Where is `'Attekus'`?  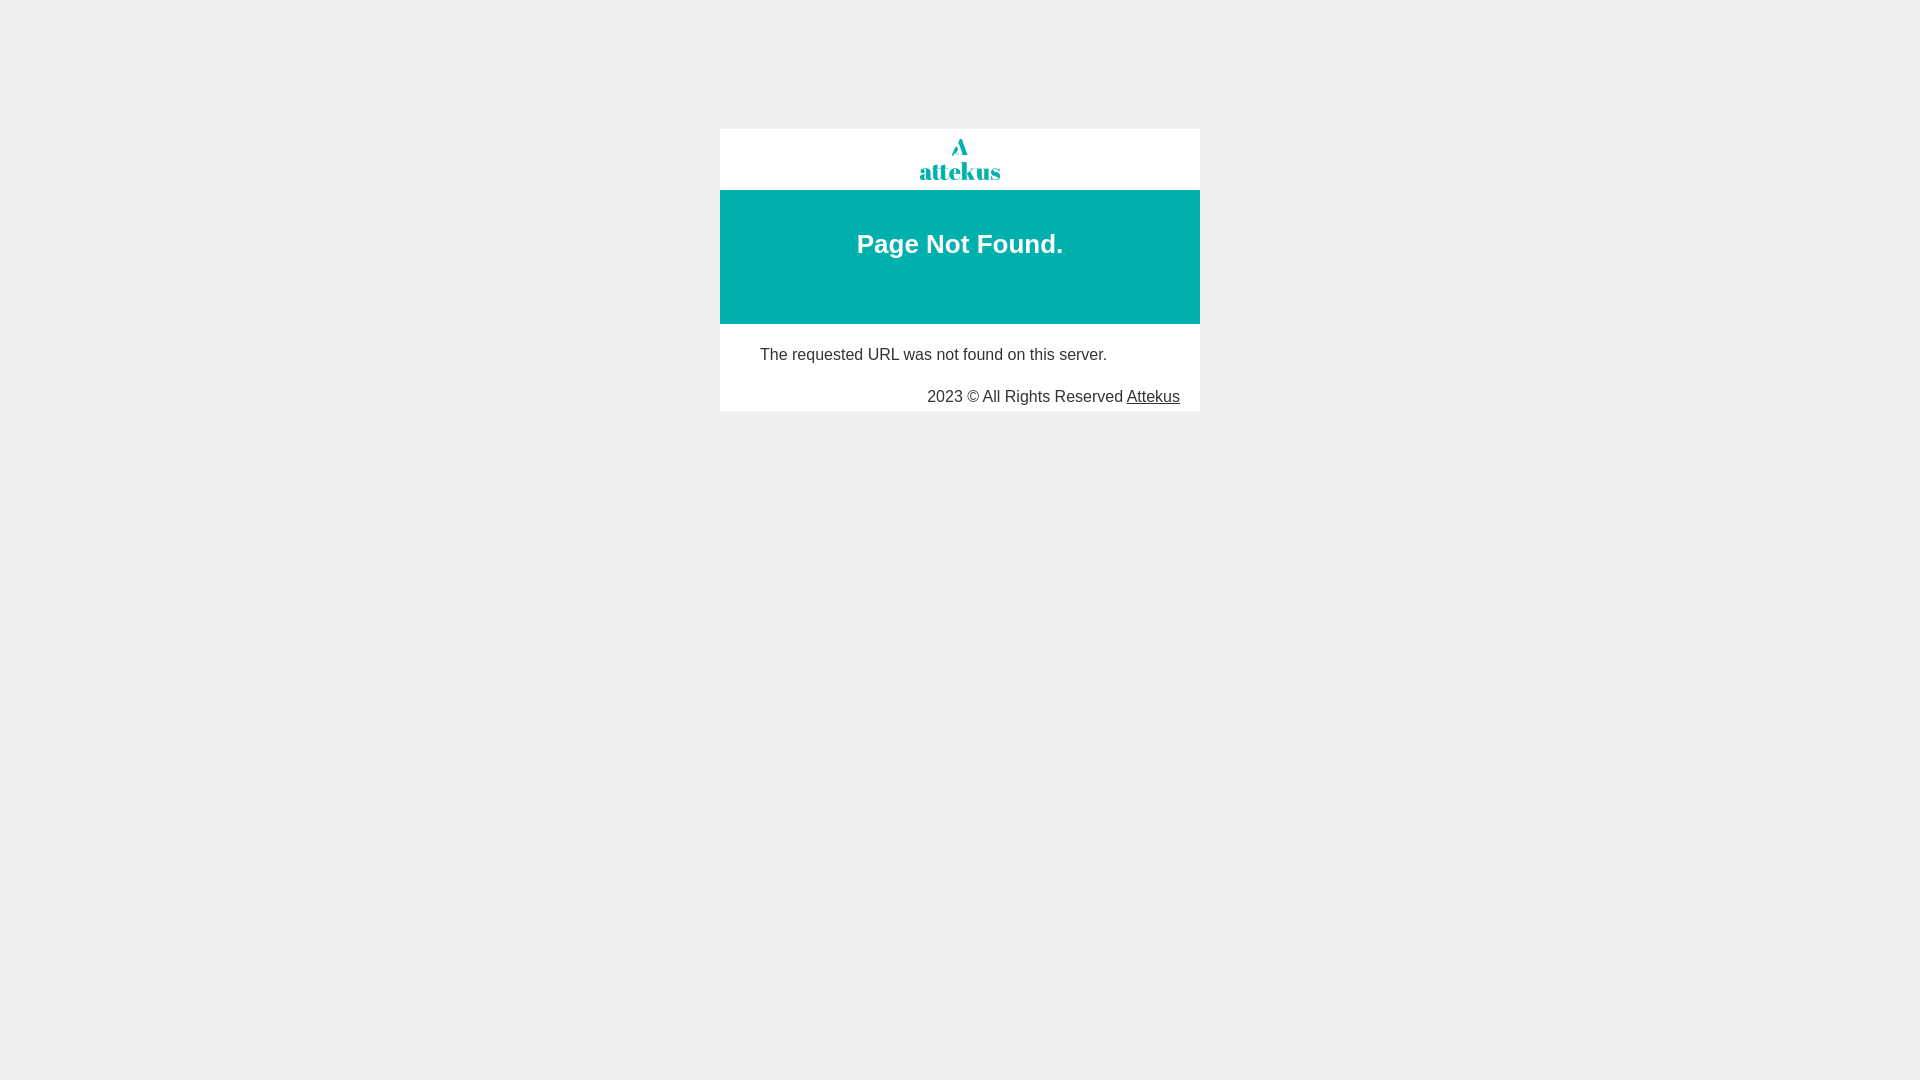
'Attekus' is located at coordinates (1153, 396).